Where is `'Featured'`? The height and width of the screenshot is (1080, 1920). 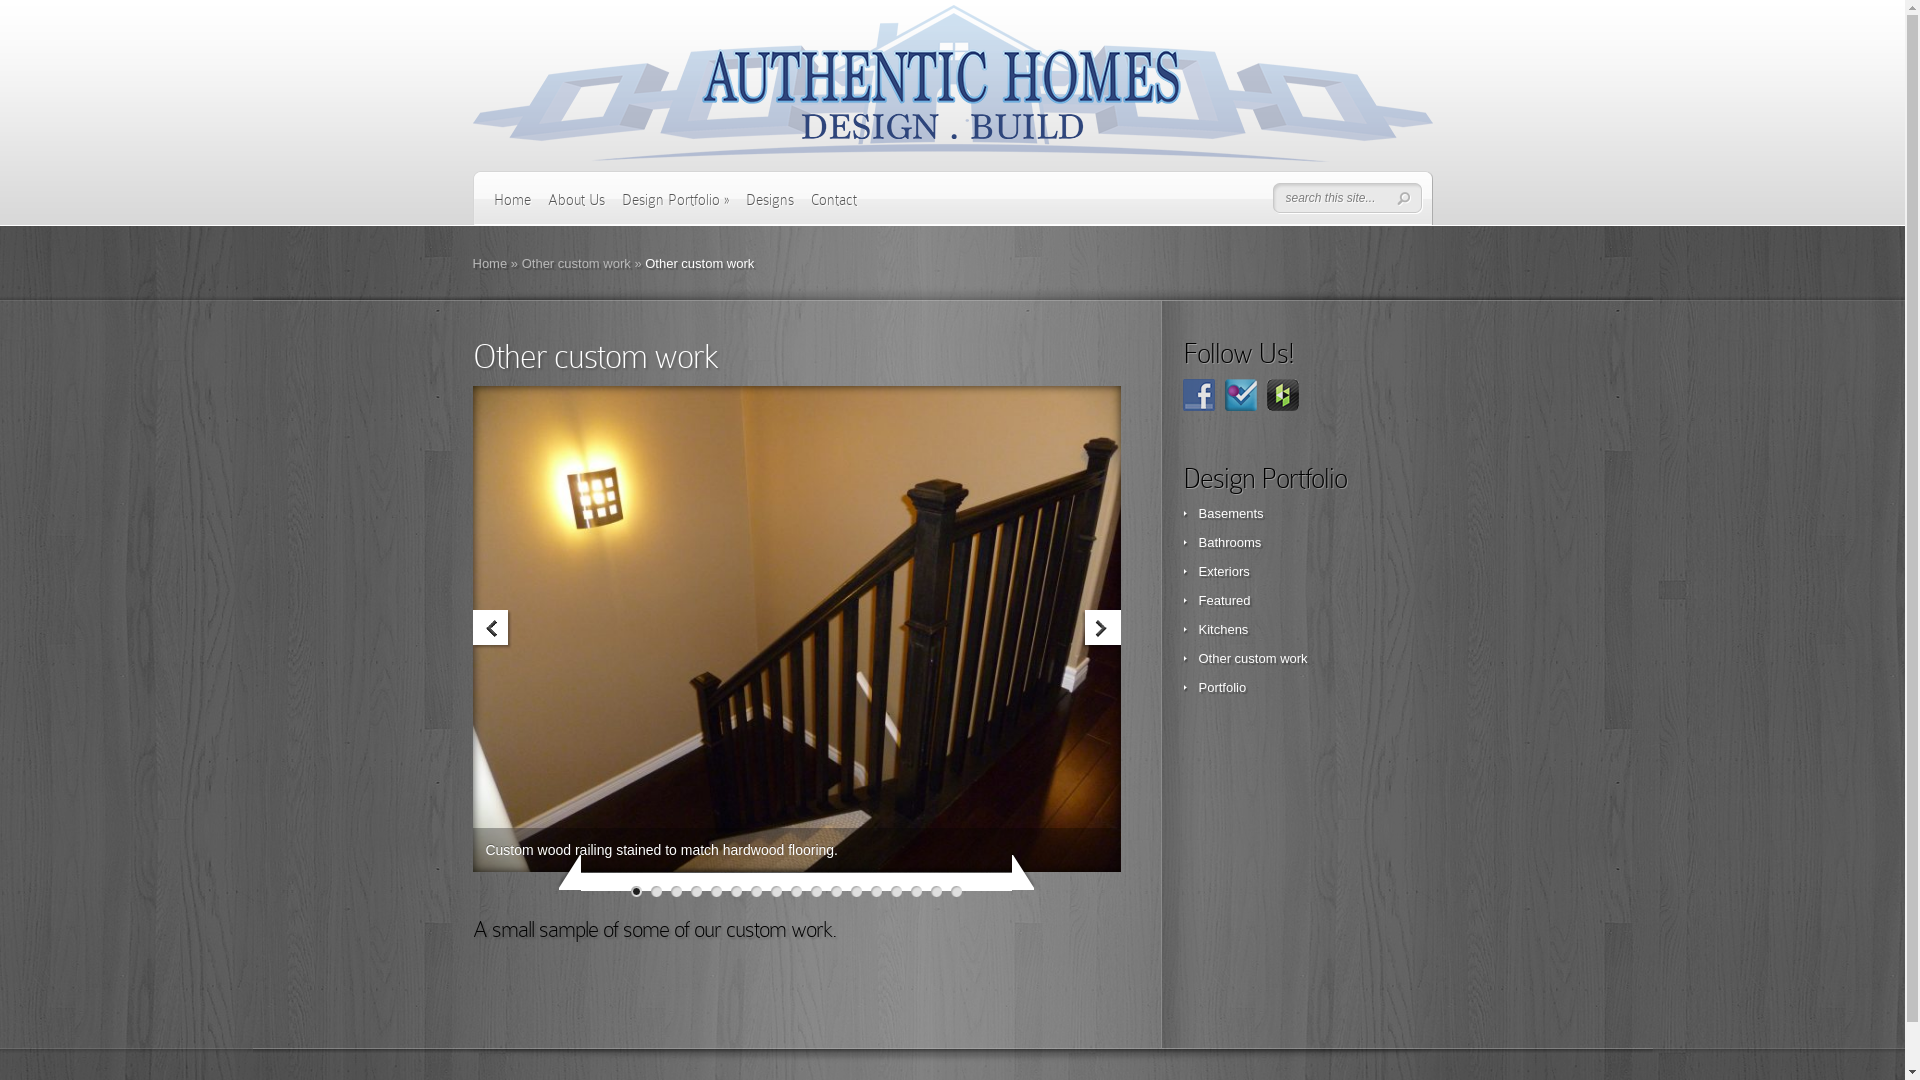 'Featured' is located at coordinates (1198, 599).